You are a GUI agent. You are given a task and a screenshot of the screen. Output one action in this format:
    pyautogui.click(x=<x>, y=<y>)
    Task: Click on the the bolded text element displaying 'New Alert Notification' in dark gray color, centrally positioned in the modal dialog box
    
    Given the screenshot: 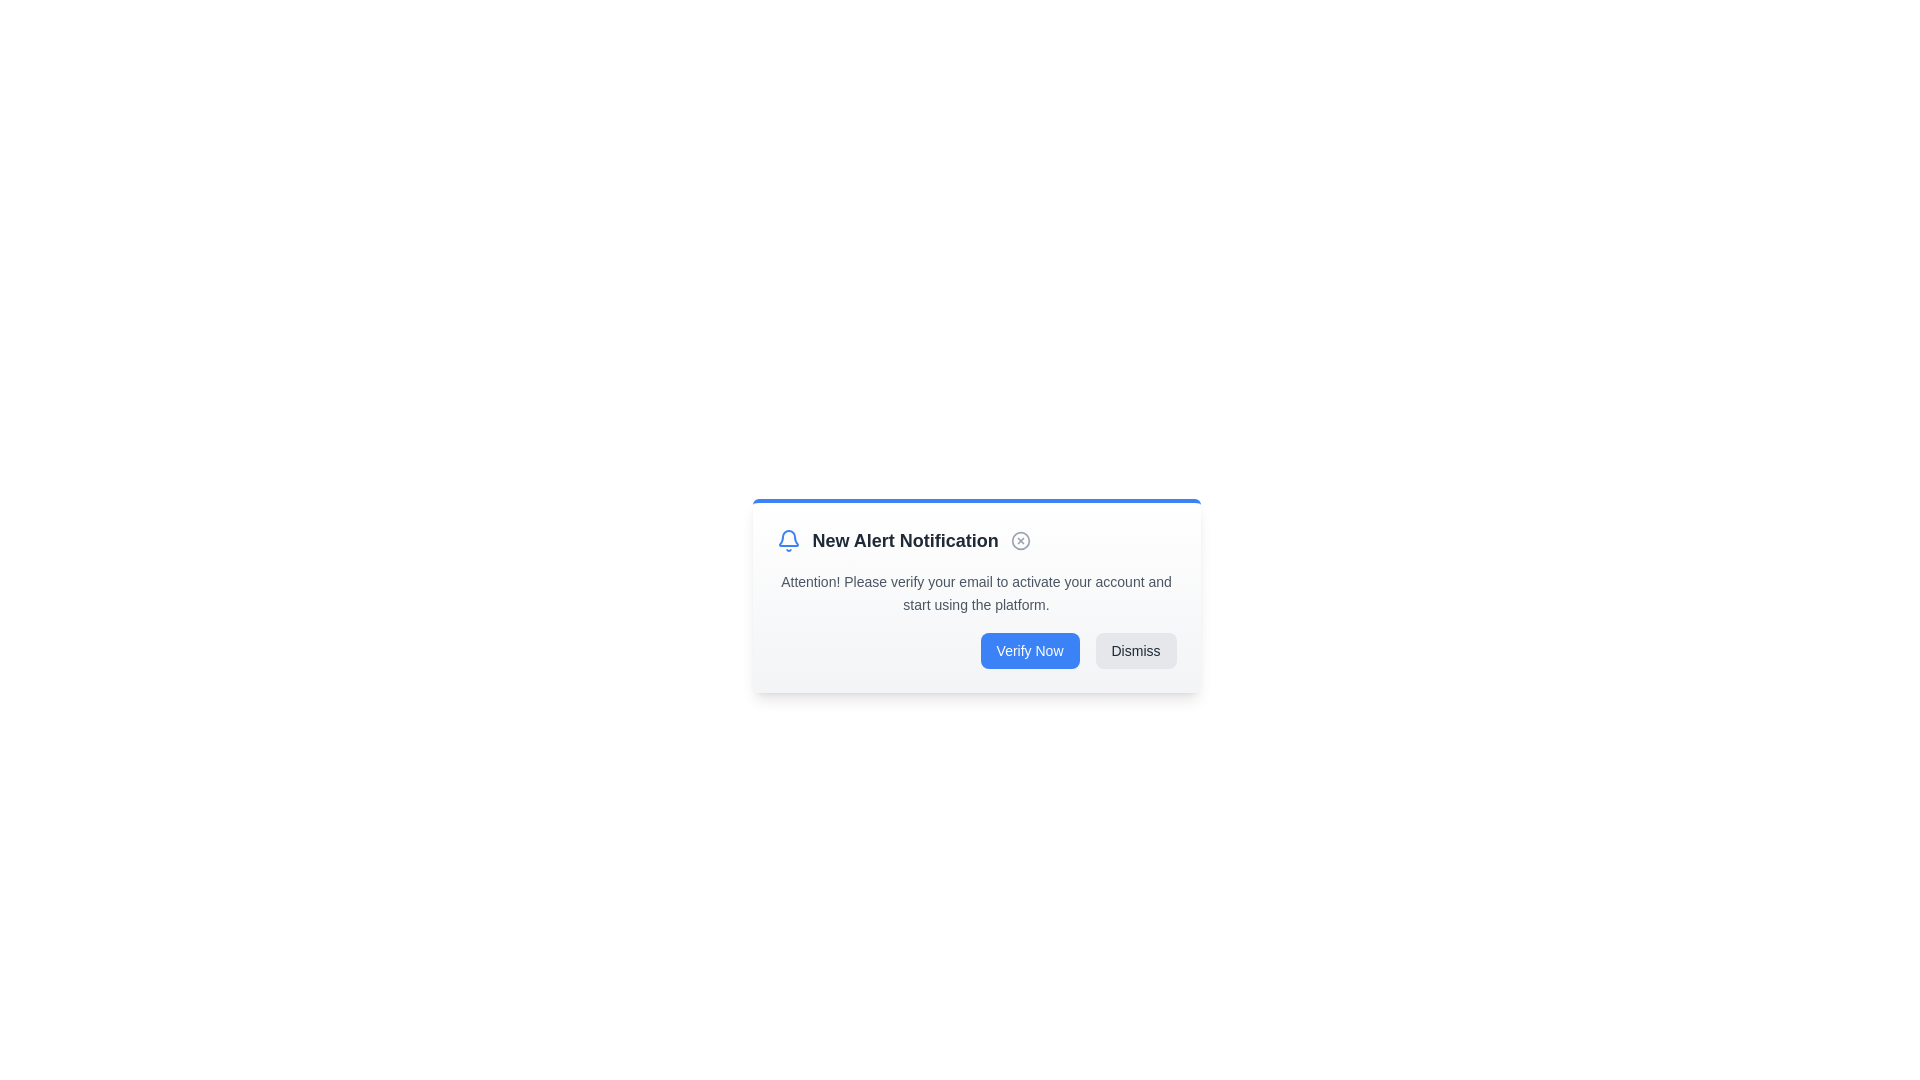 What is the action you would take?
    pyautogui.click(x=904, y=540)
    